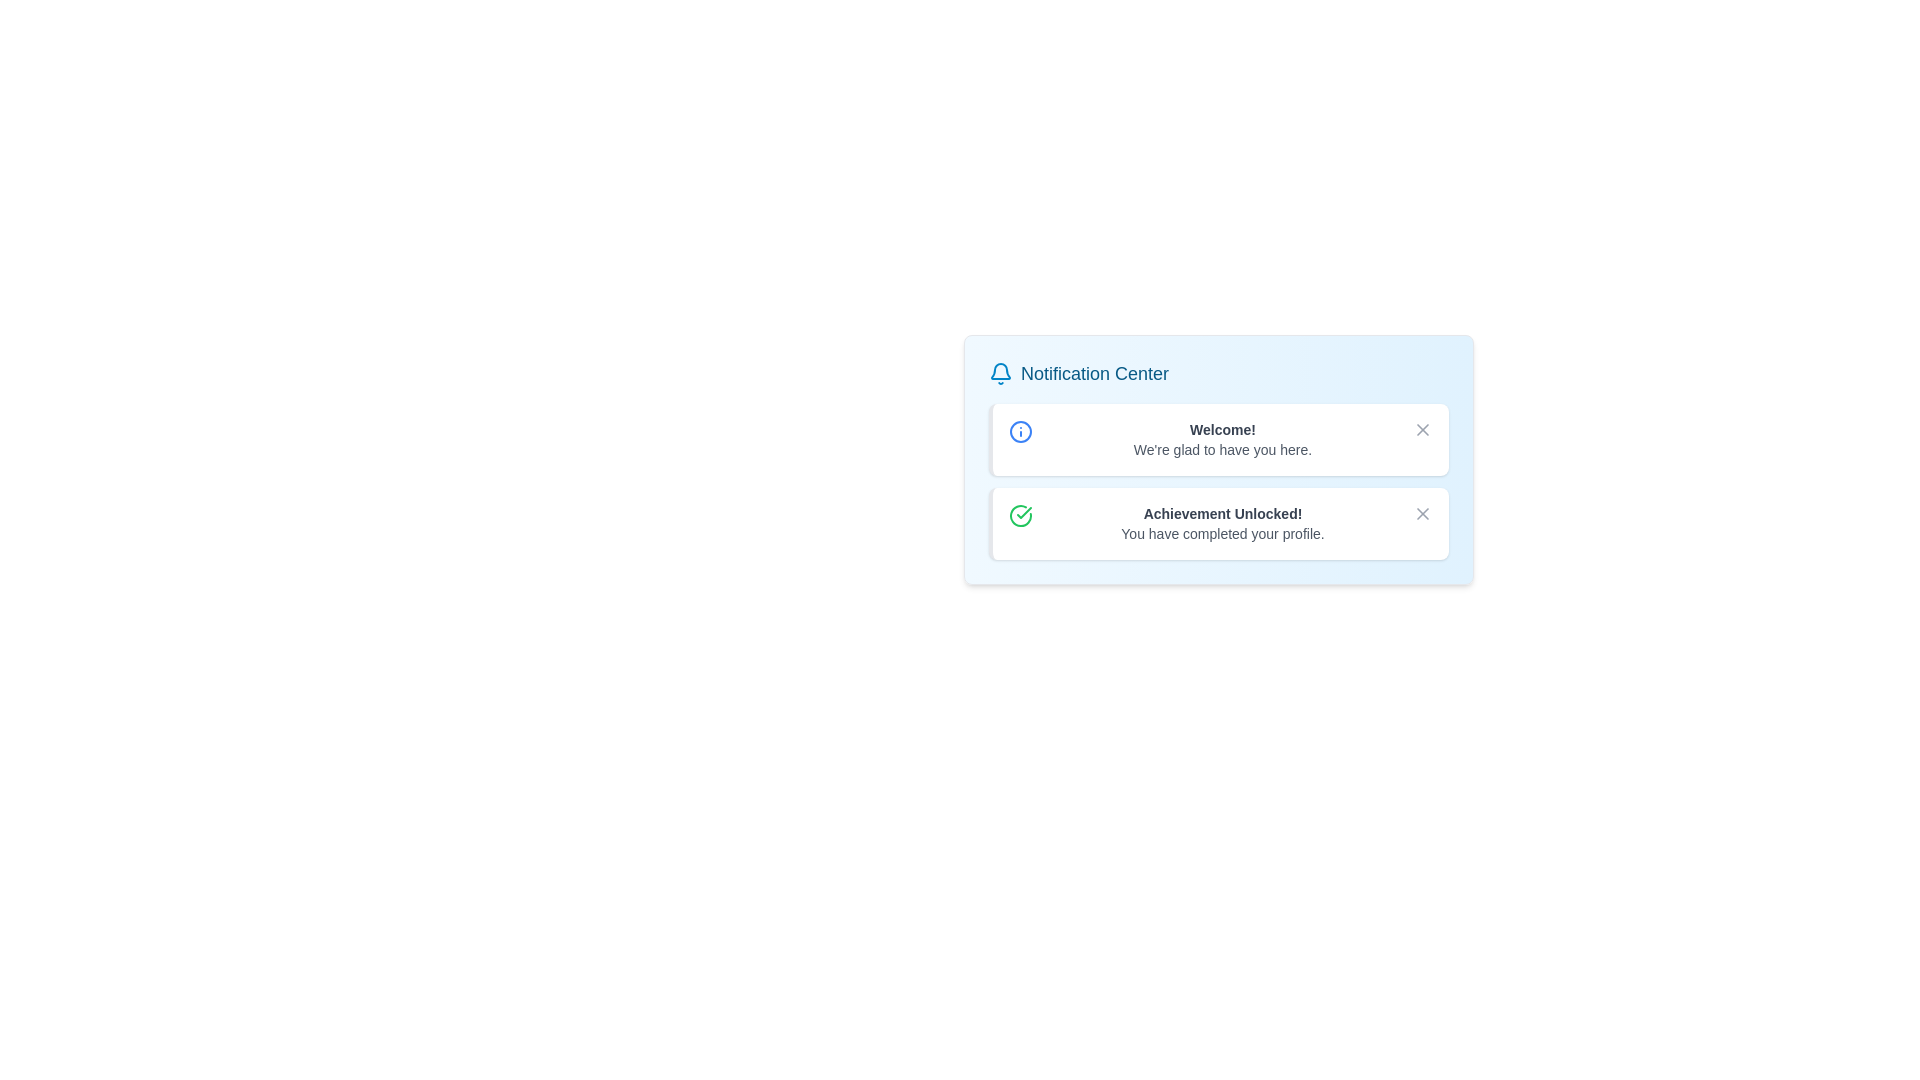  What do you see at coordinates (1222, 523) in the screenshot?
I see `the text block that displays 'Achievement Unlocked!' in bold and 'You have completed your profile.' in regular font, located in the center-right of the notification interface` at bounding box center [1222, 523].